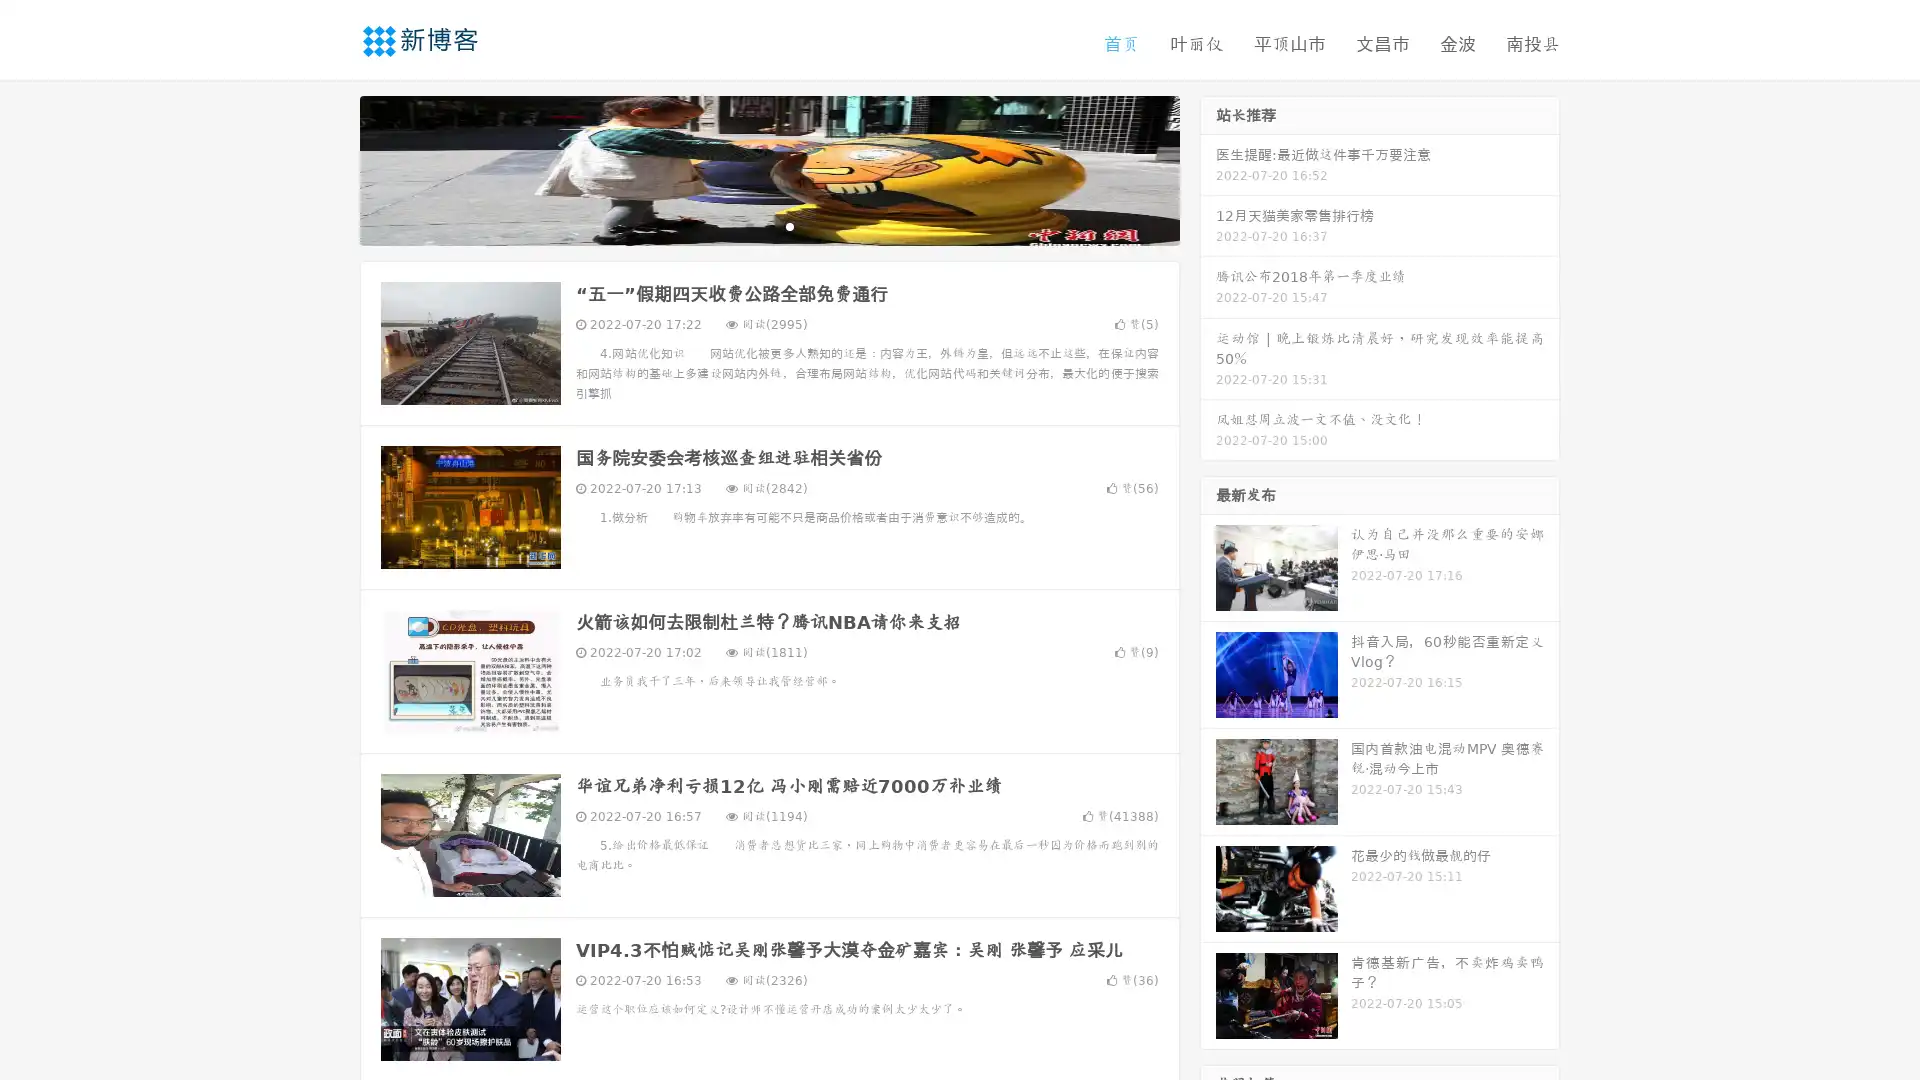 This screenshot has height=1080, width=1920. Describe the element at coordinates (330, 168) in the screenshot. I see `Previous slide` at that location.